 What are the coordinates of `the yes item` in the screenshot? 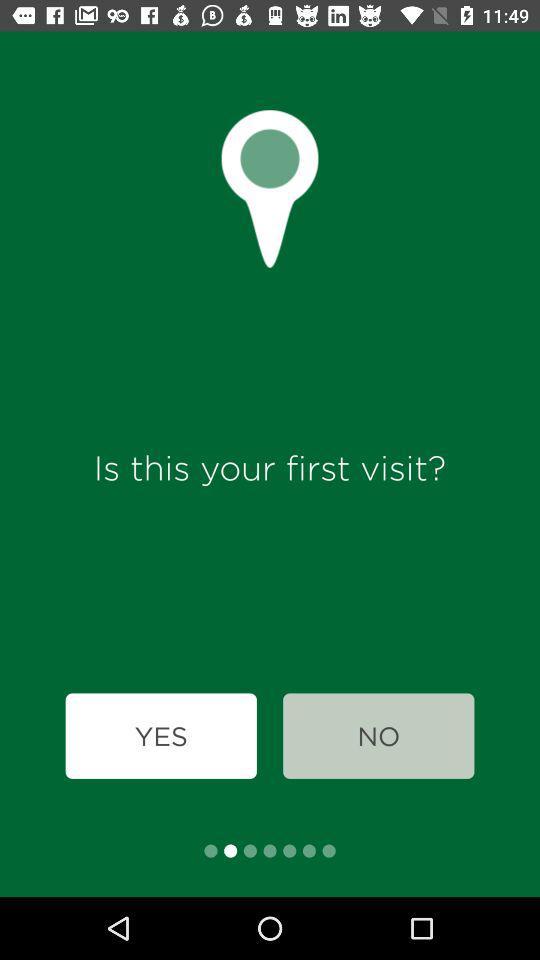 It's located at (160, 735).